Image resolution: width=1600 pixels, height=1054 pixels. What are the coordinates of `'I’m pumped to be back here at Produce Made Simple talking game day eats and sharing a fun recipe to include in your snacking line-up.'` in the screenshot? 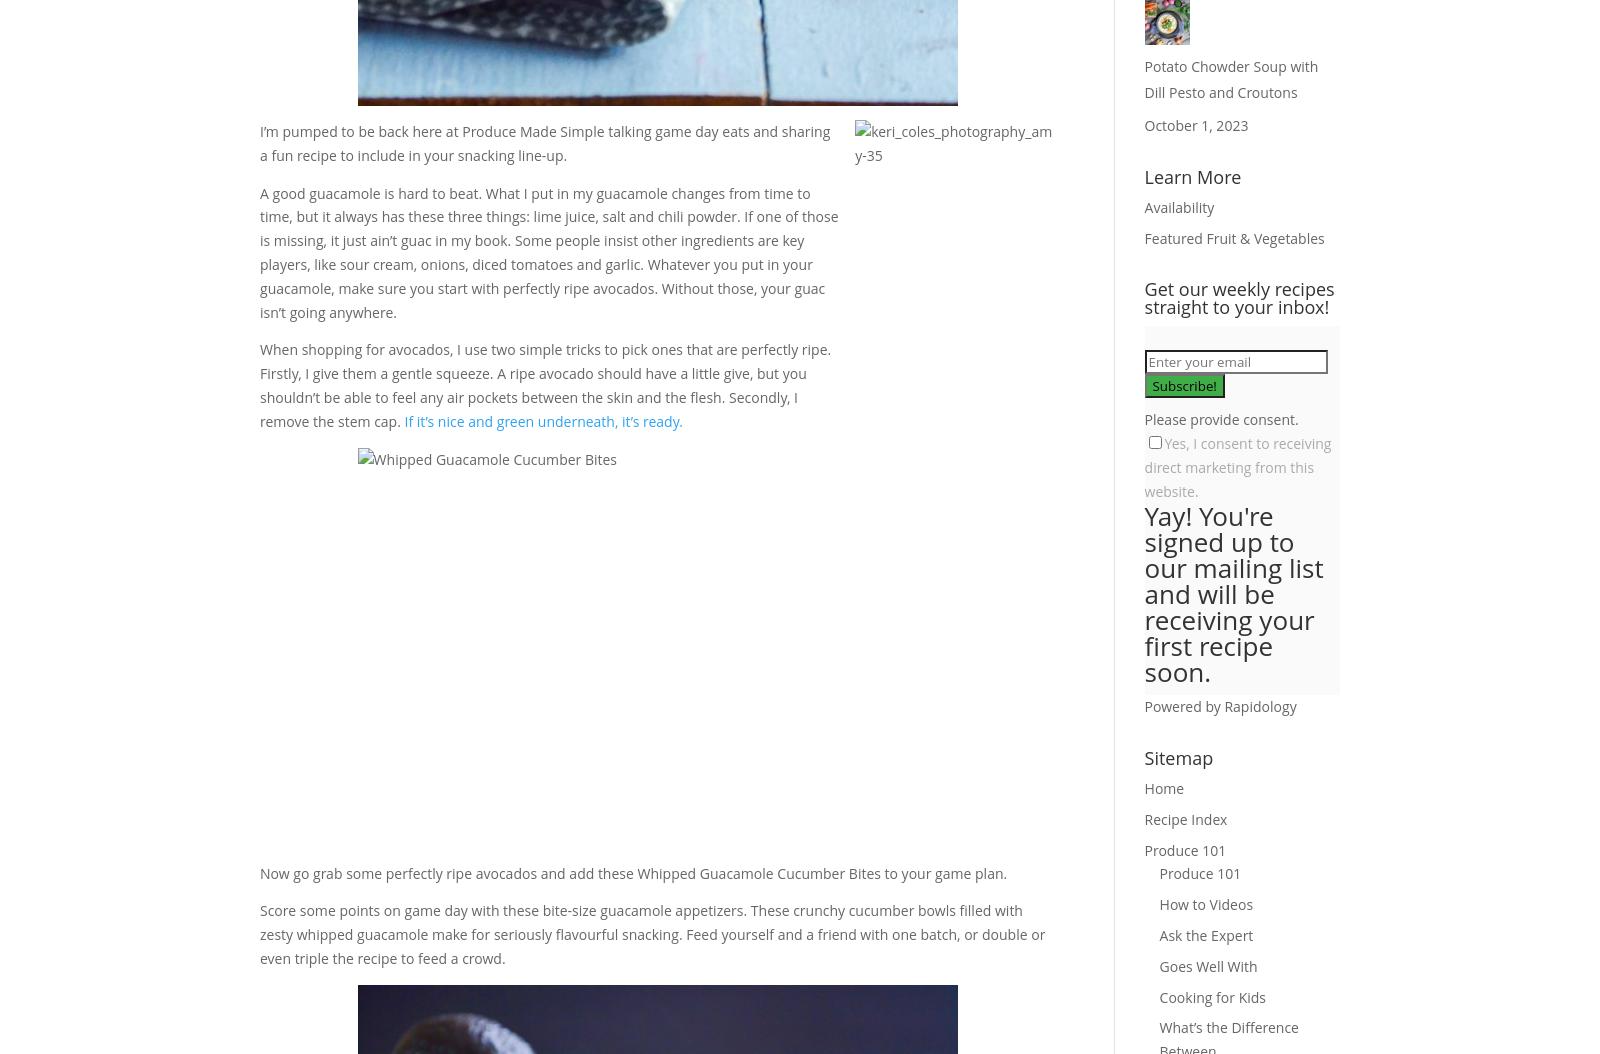 It's located at (543, 143).